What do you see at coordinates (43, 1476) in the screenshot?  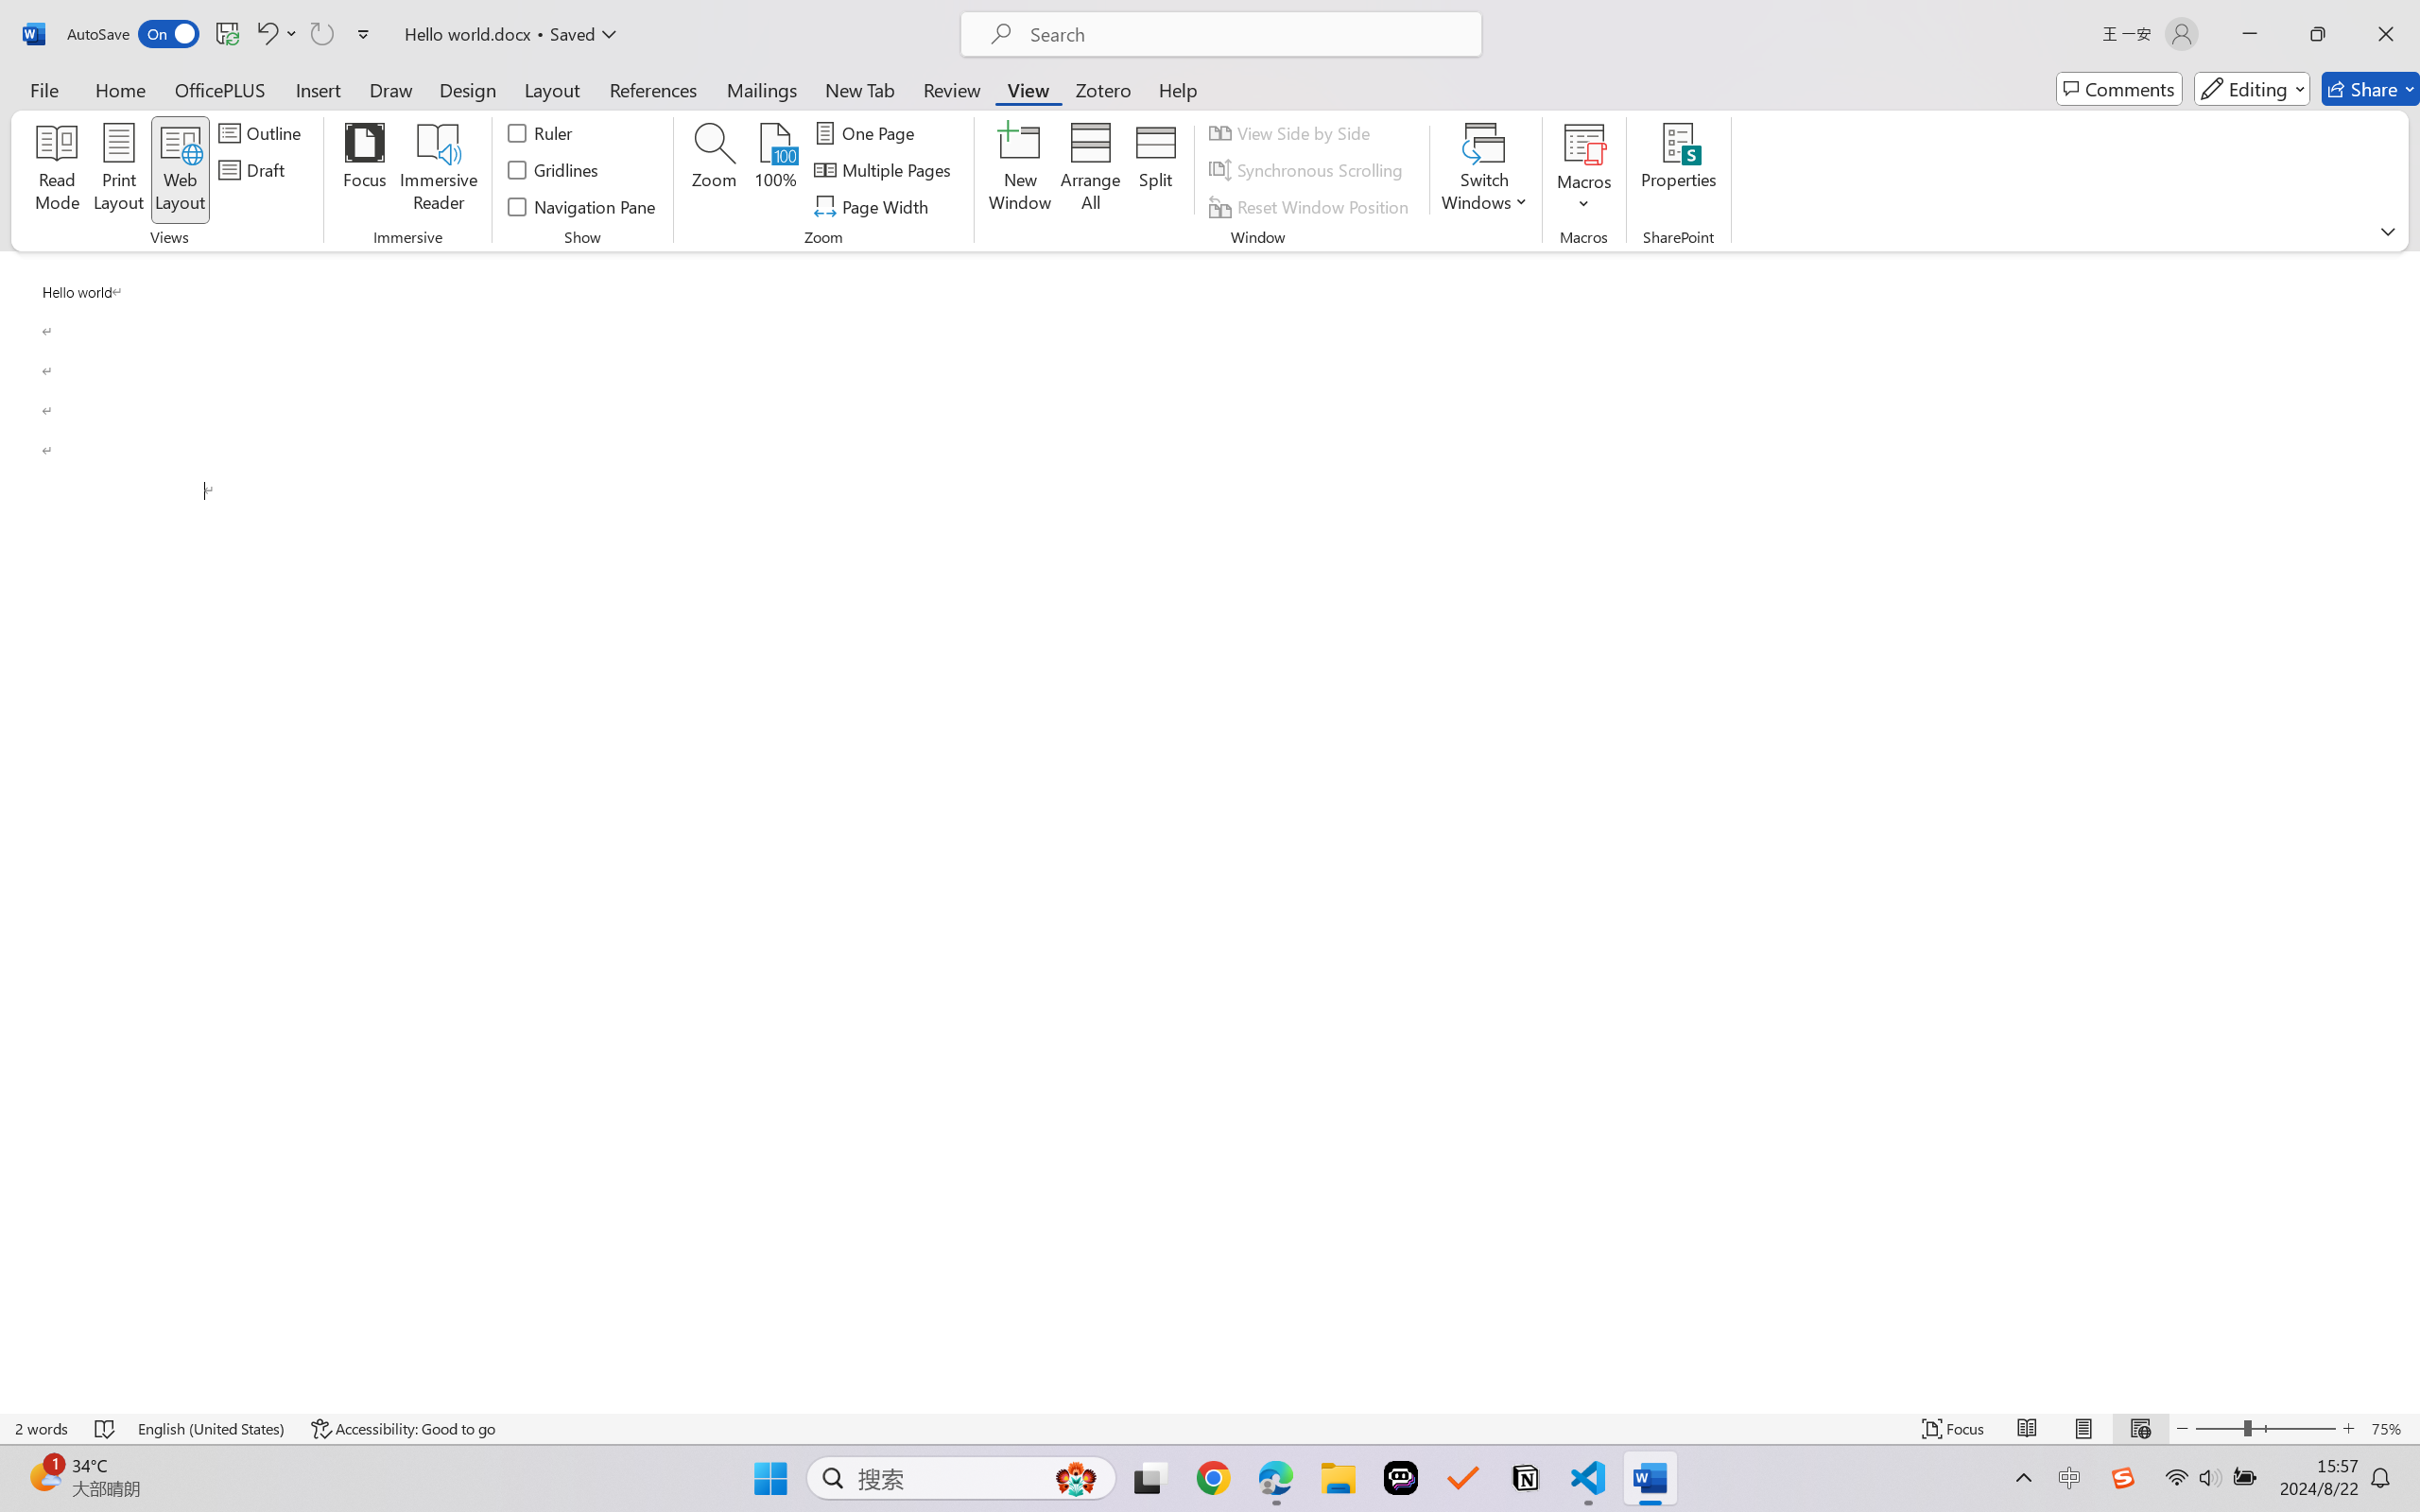 I see `'AutomationID: BadgeAnchorLargeTicker'` at bounding box center [43, 1476].